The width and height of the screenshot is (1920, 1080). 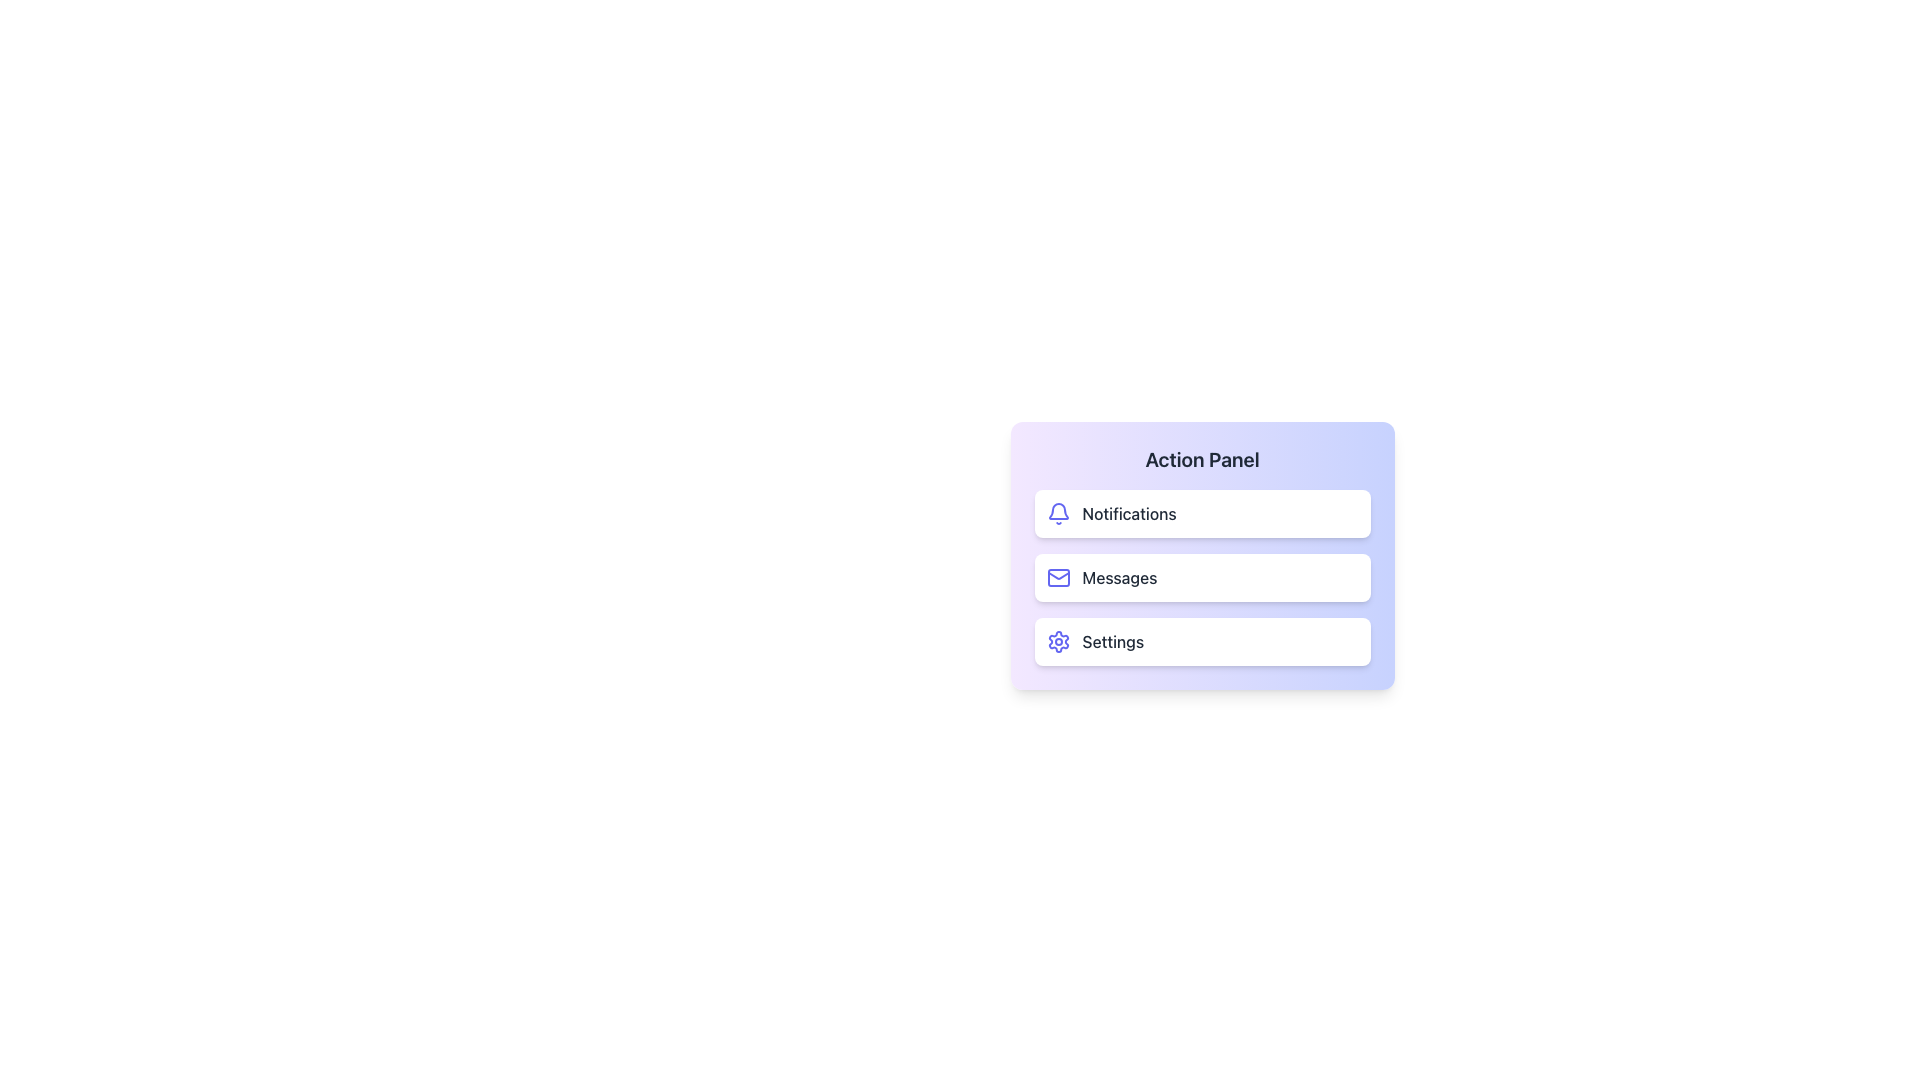 I want to click on the gear-shaped settings icon located in the Action Panel section, which is styled in blue and accompanied by the label 'Settings', so click(x=1057, y=641).